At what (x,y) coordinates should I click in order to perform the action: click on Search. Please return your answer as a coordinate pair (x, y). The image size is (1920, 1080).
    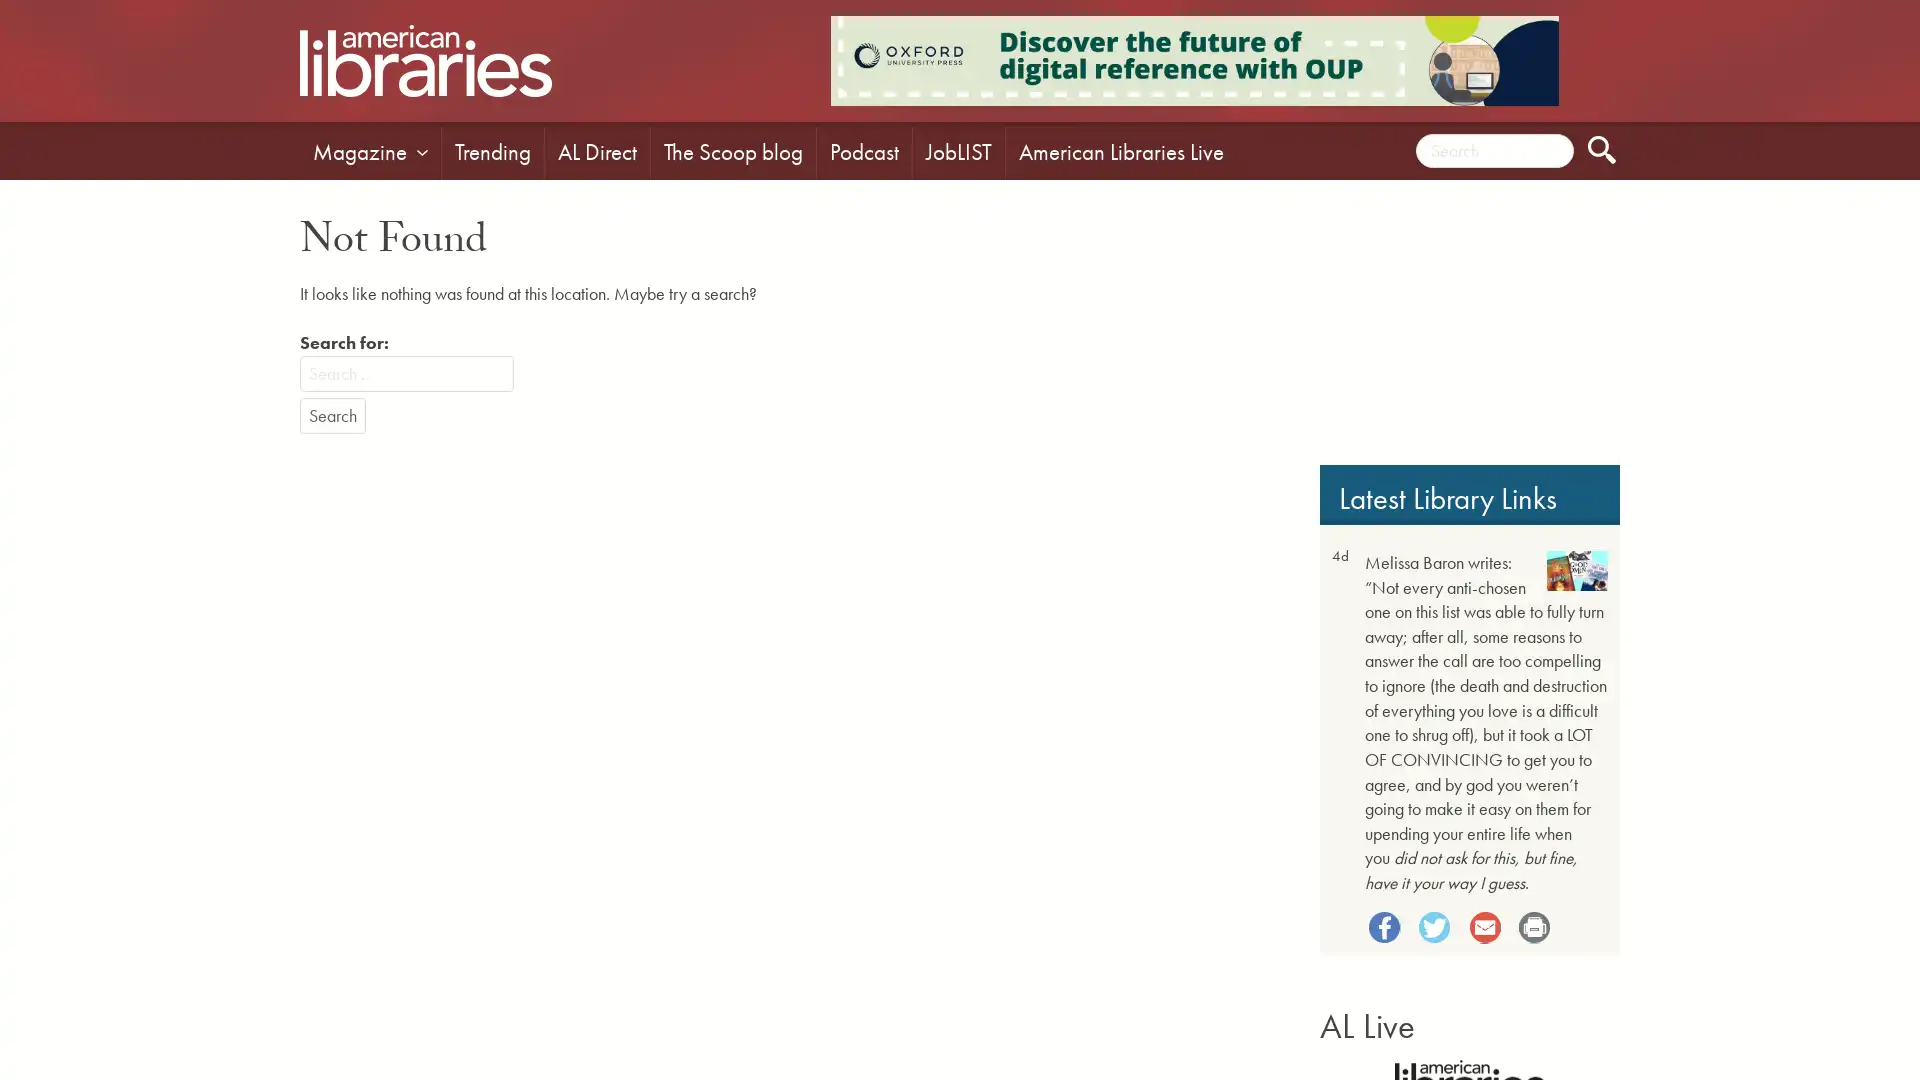
    Looking at the image, I should click on (332, 415).